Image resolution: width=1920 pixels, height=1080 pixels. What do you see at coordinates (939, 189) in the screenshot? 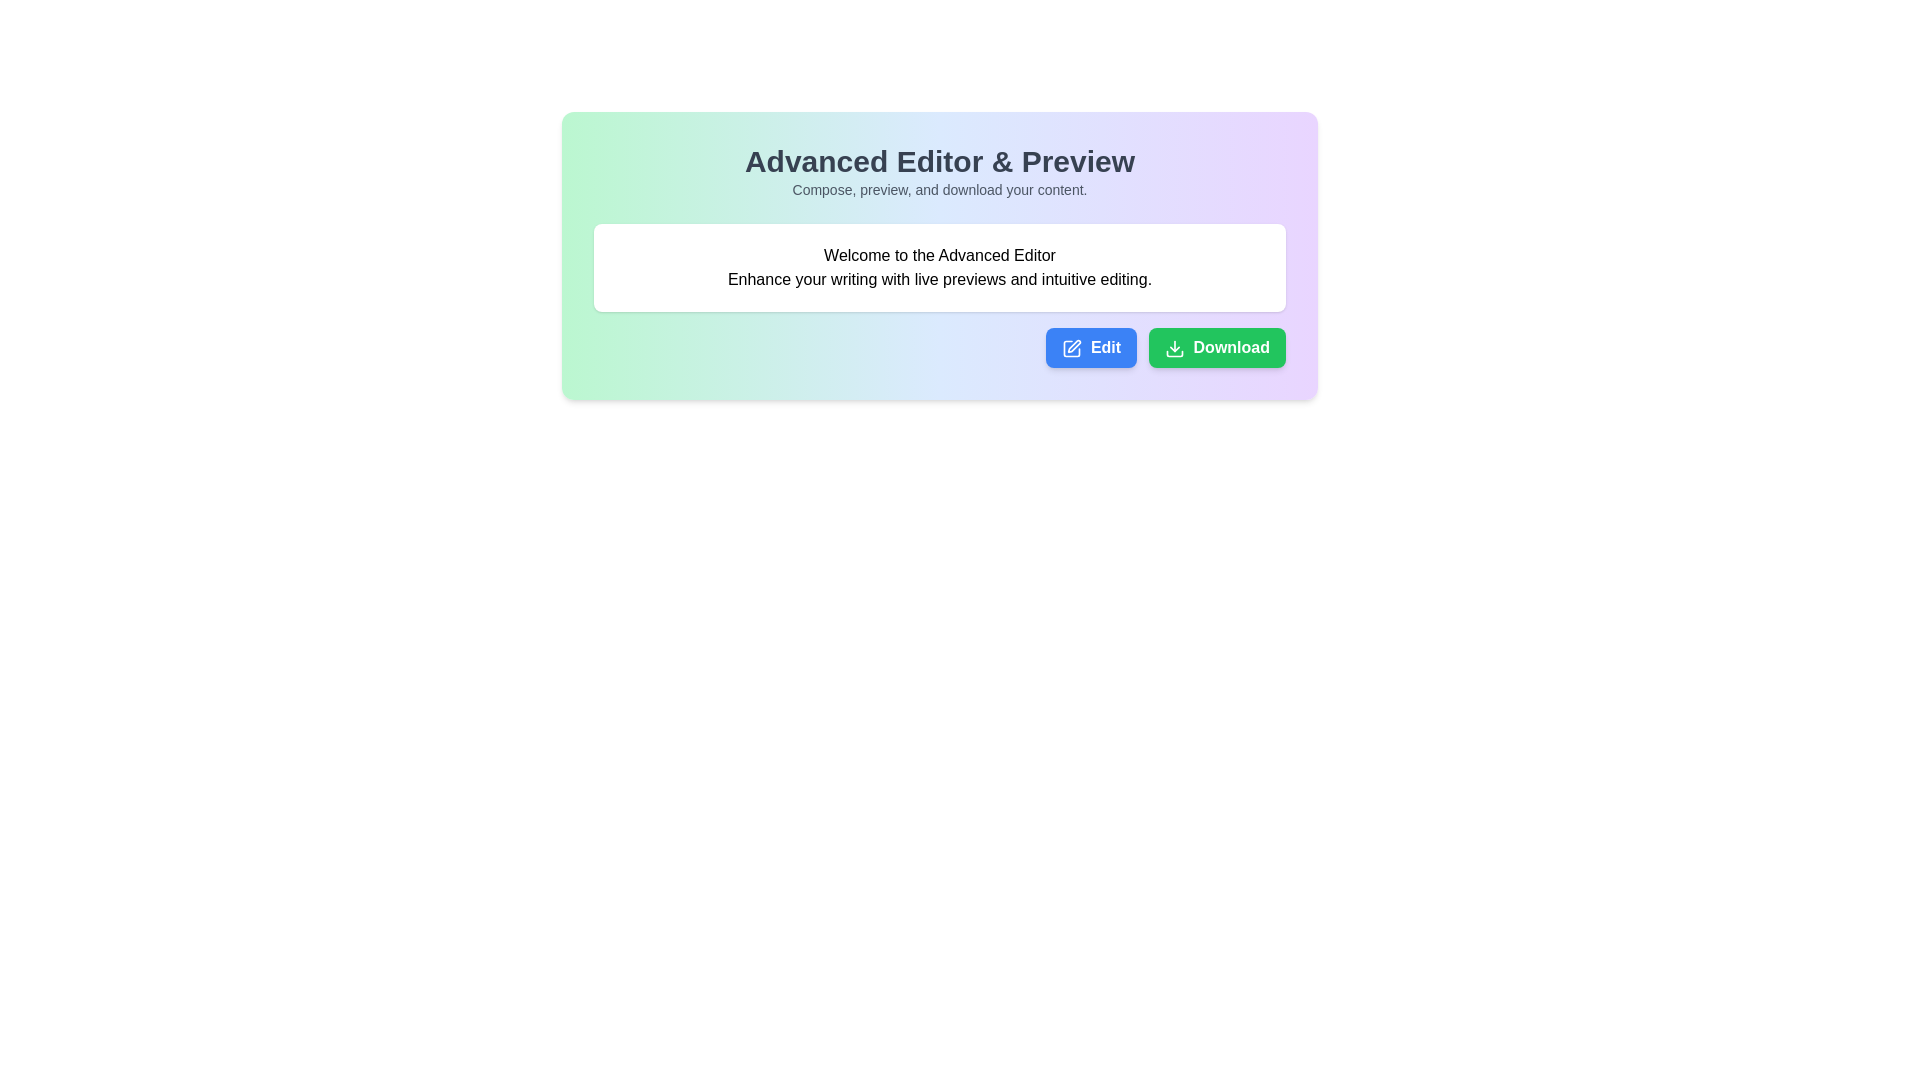
I see `the text element displaying 'Compose, preview, and download your content.' which is styled in a small, gray font and positioned below 'Advanced Editor & Preview'` at bounding box center [939, 189].